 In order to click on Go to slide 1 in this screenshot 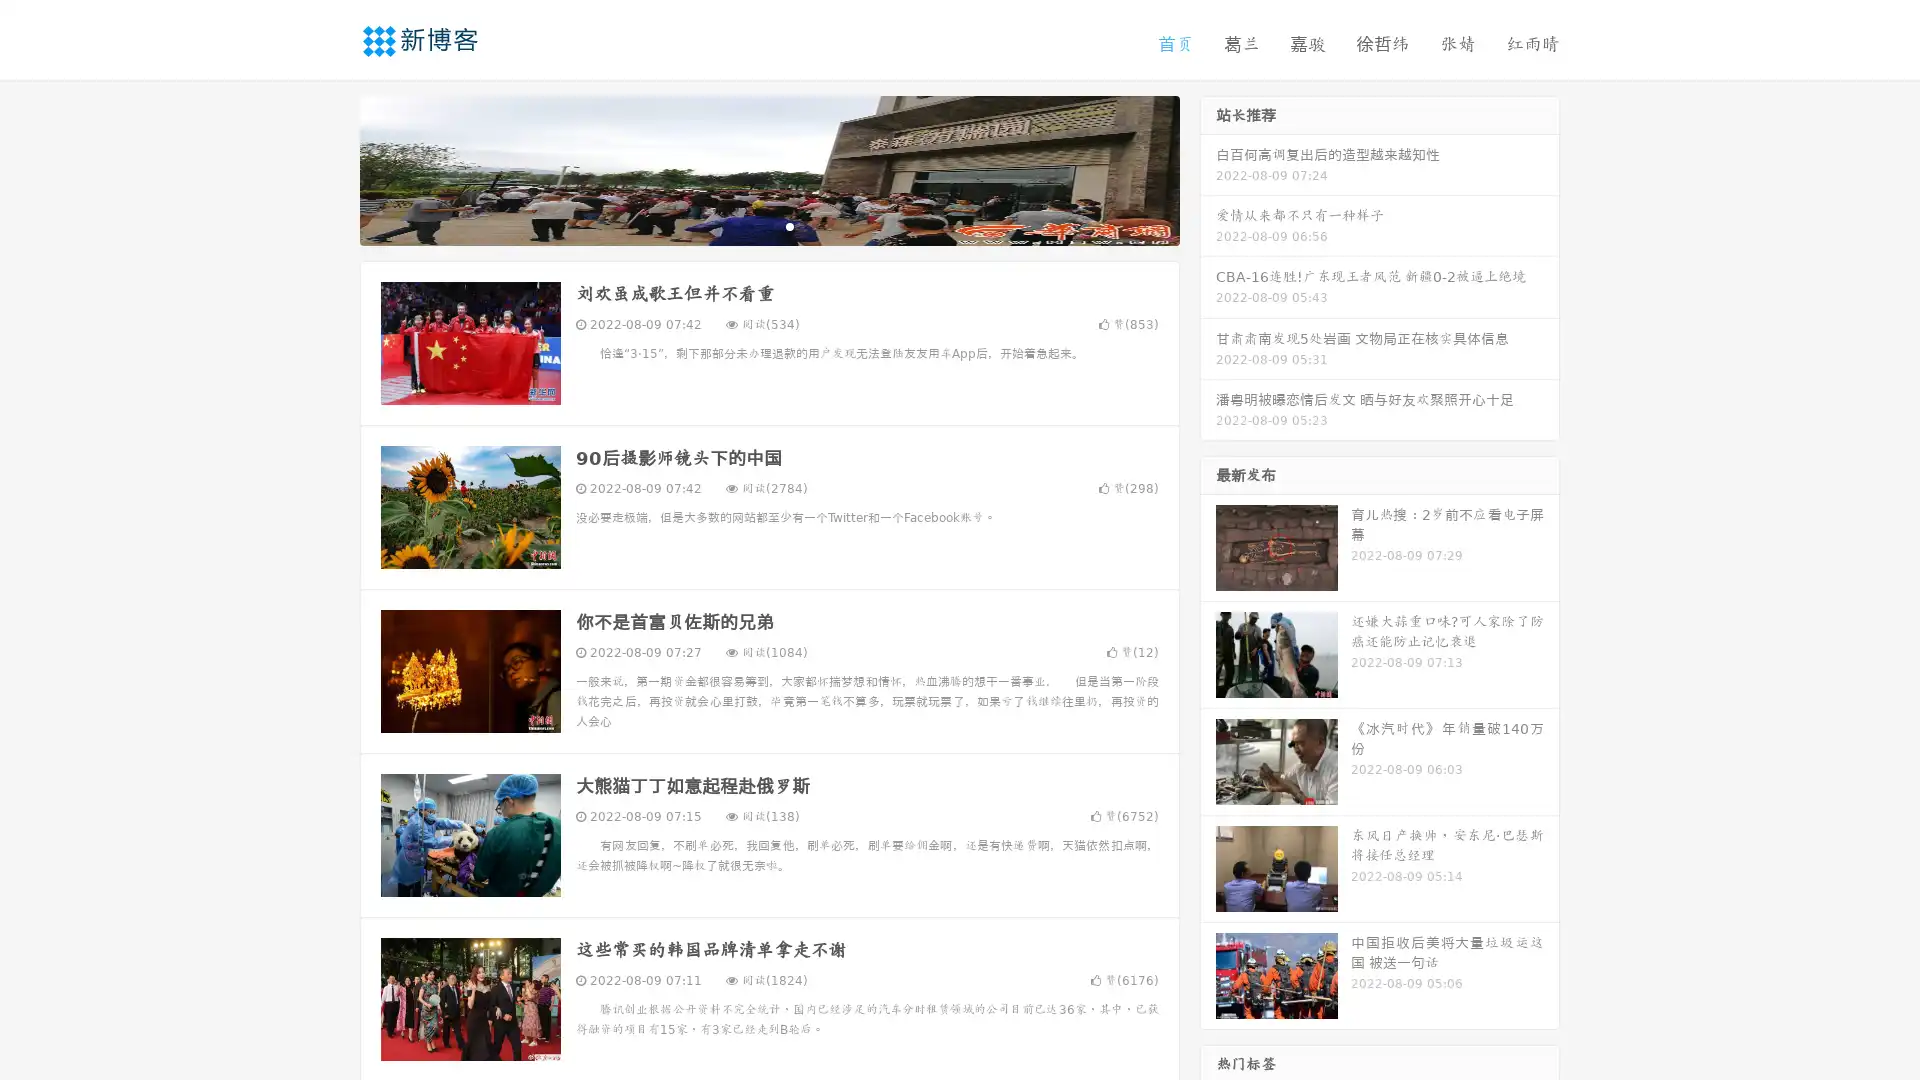, I will do `click(748, 225)`.